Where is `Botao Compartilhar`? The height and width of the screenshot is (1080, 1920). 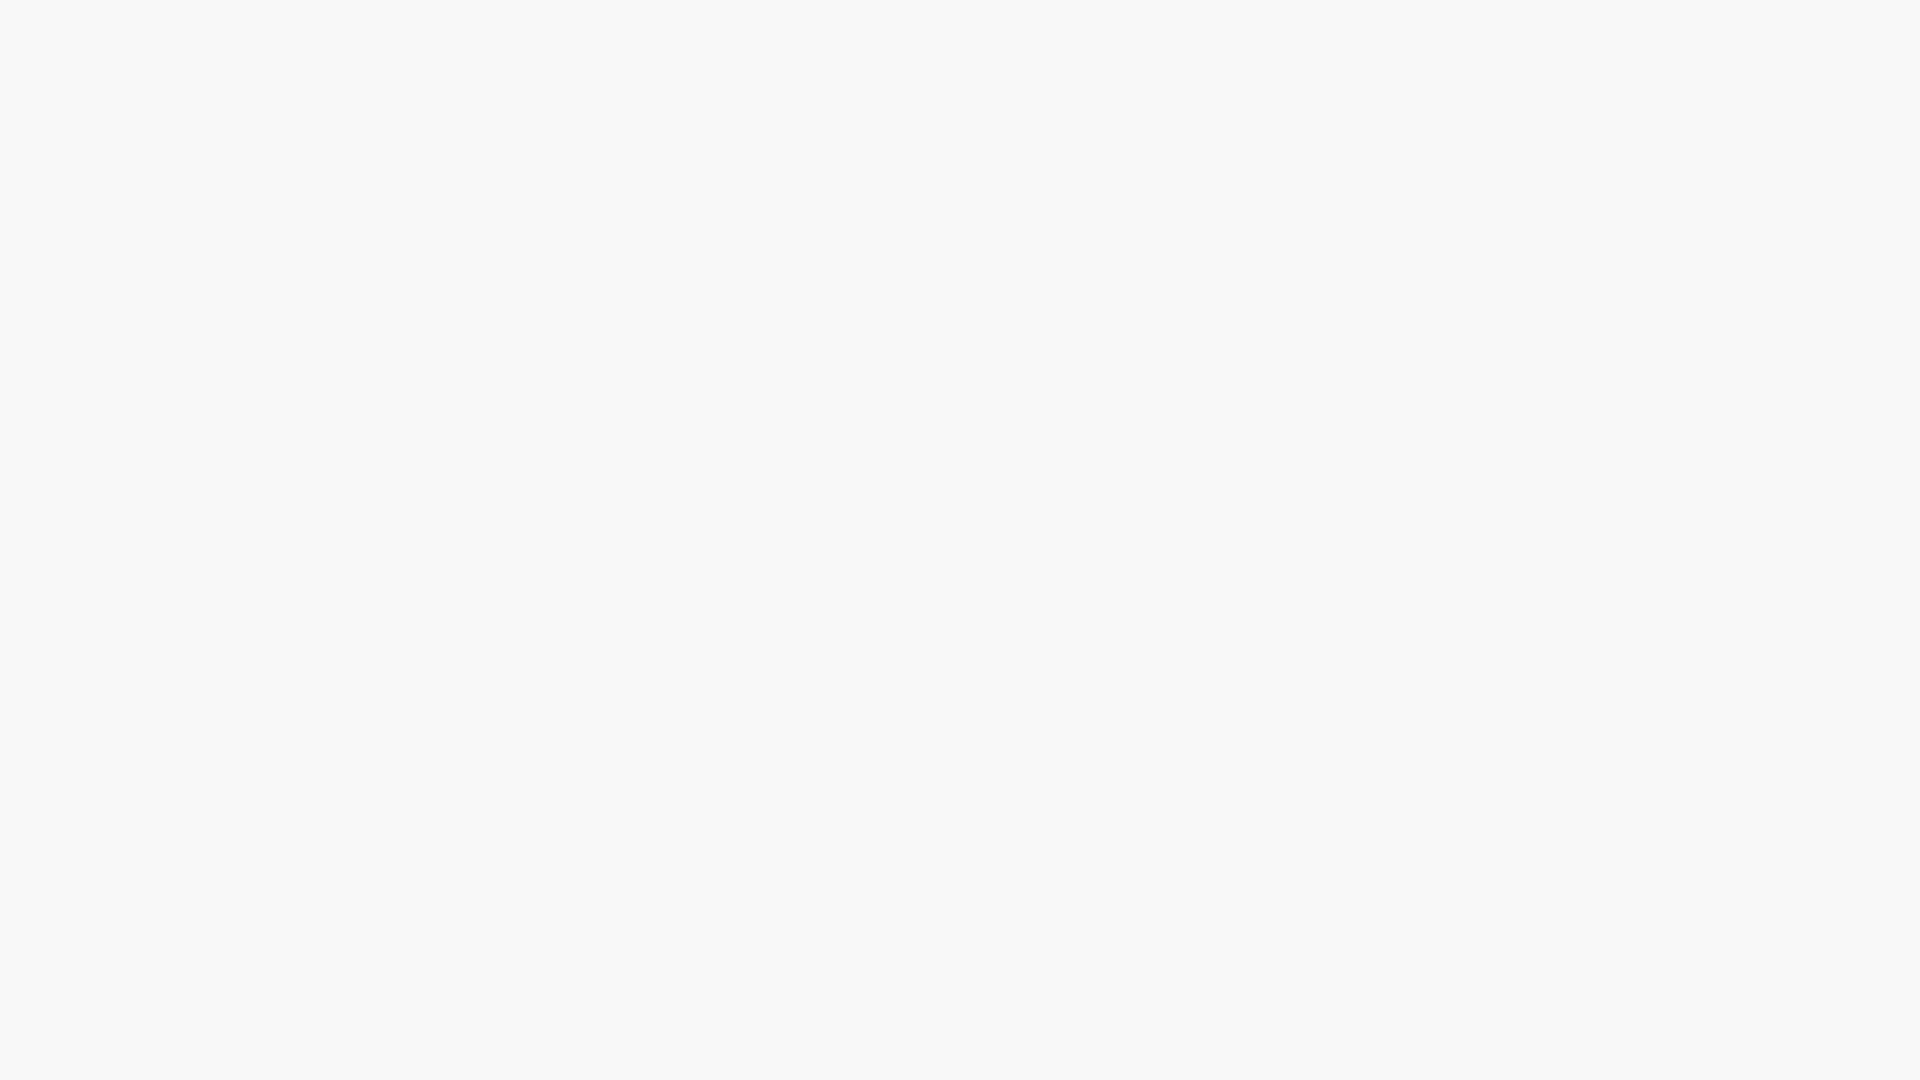 Botao Compartilhar is located at coordinates (1226, 566).